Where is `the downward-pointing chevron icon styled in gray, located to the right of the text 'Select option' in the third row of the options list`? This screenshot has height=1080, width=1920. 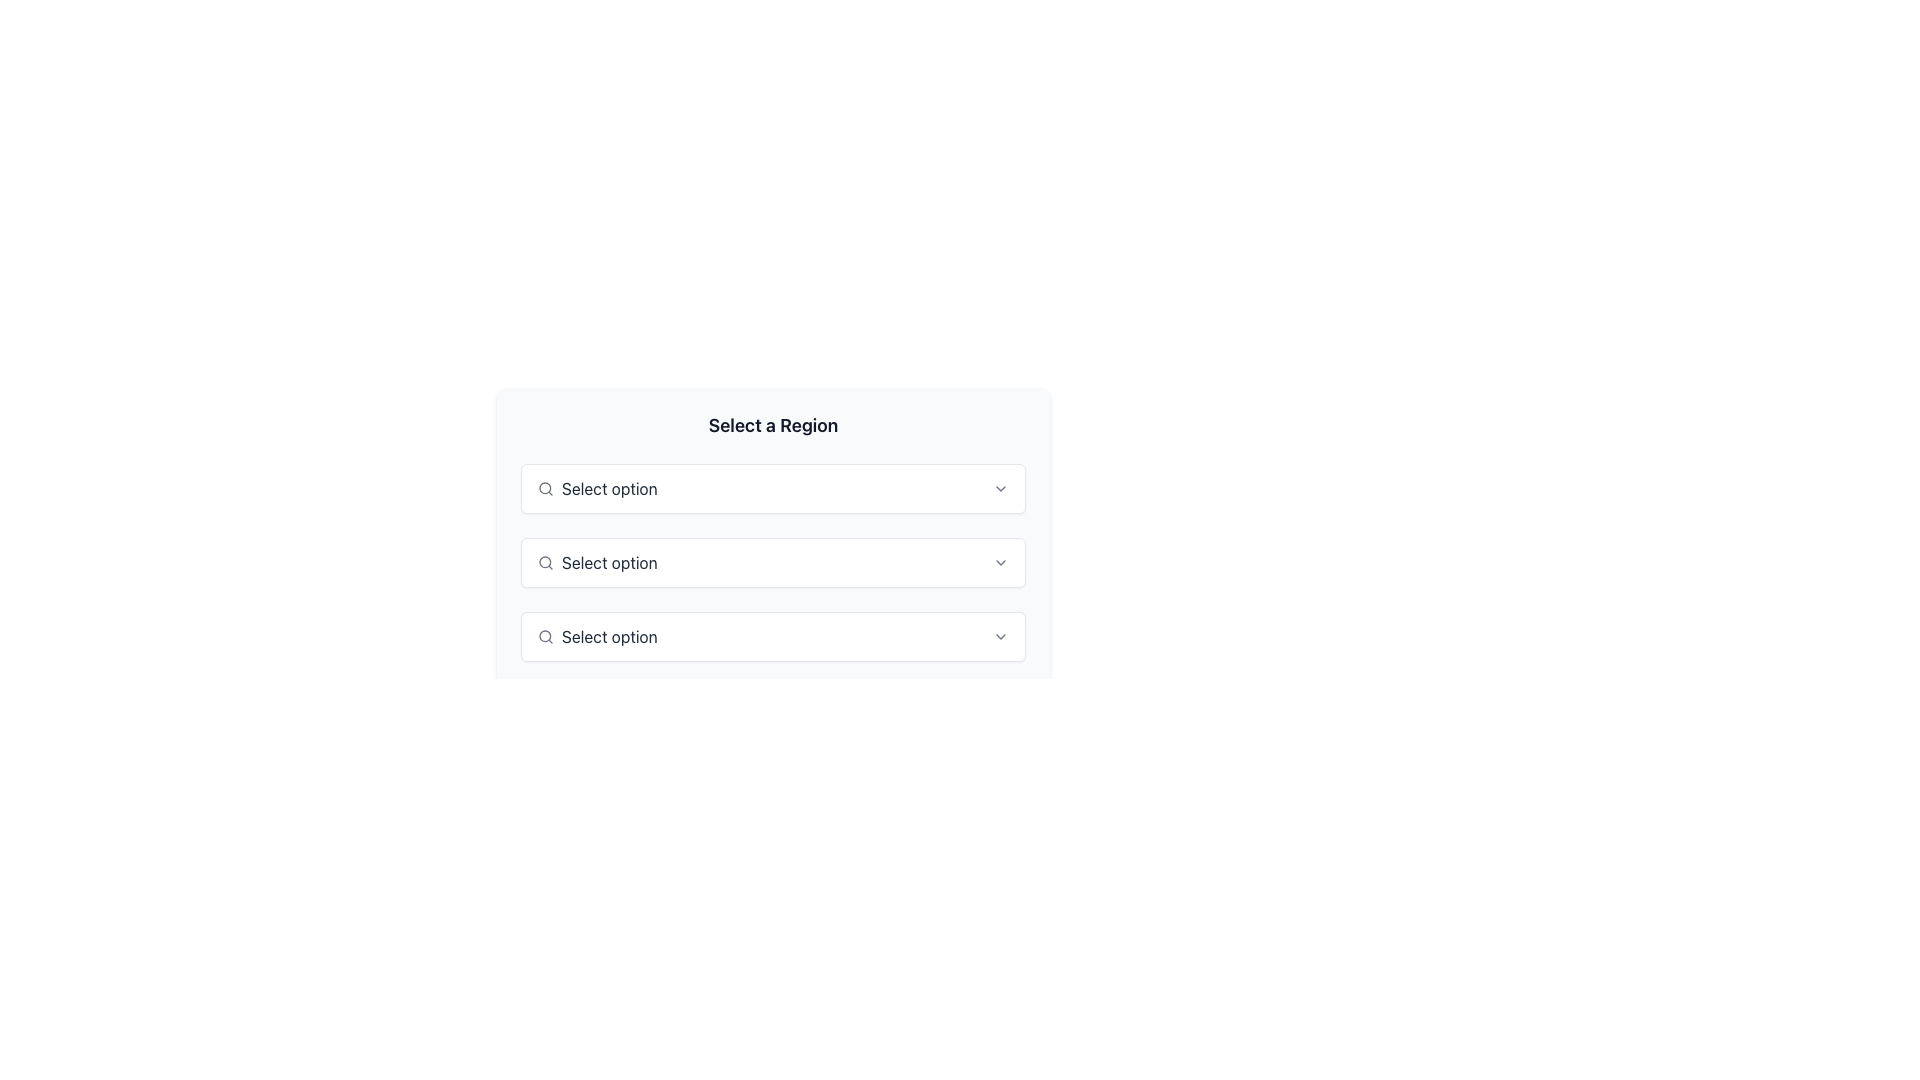
the downward-pointing chevron icon styled in gray, located to the right of the text 'Select option' in the third row of the options list is located at coordinates (1001, 636).